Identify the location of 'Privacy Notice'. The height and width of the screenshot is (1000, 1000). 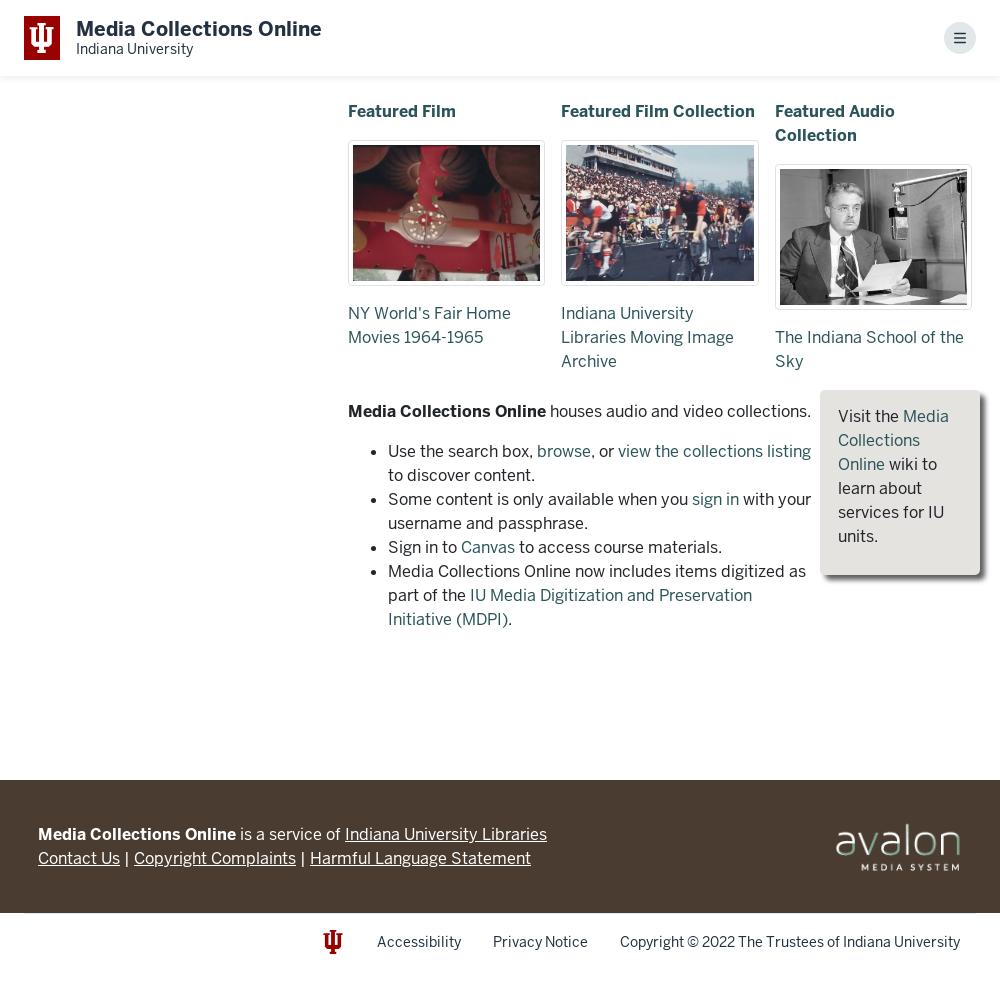
(540, 940).